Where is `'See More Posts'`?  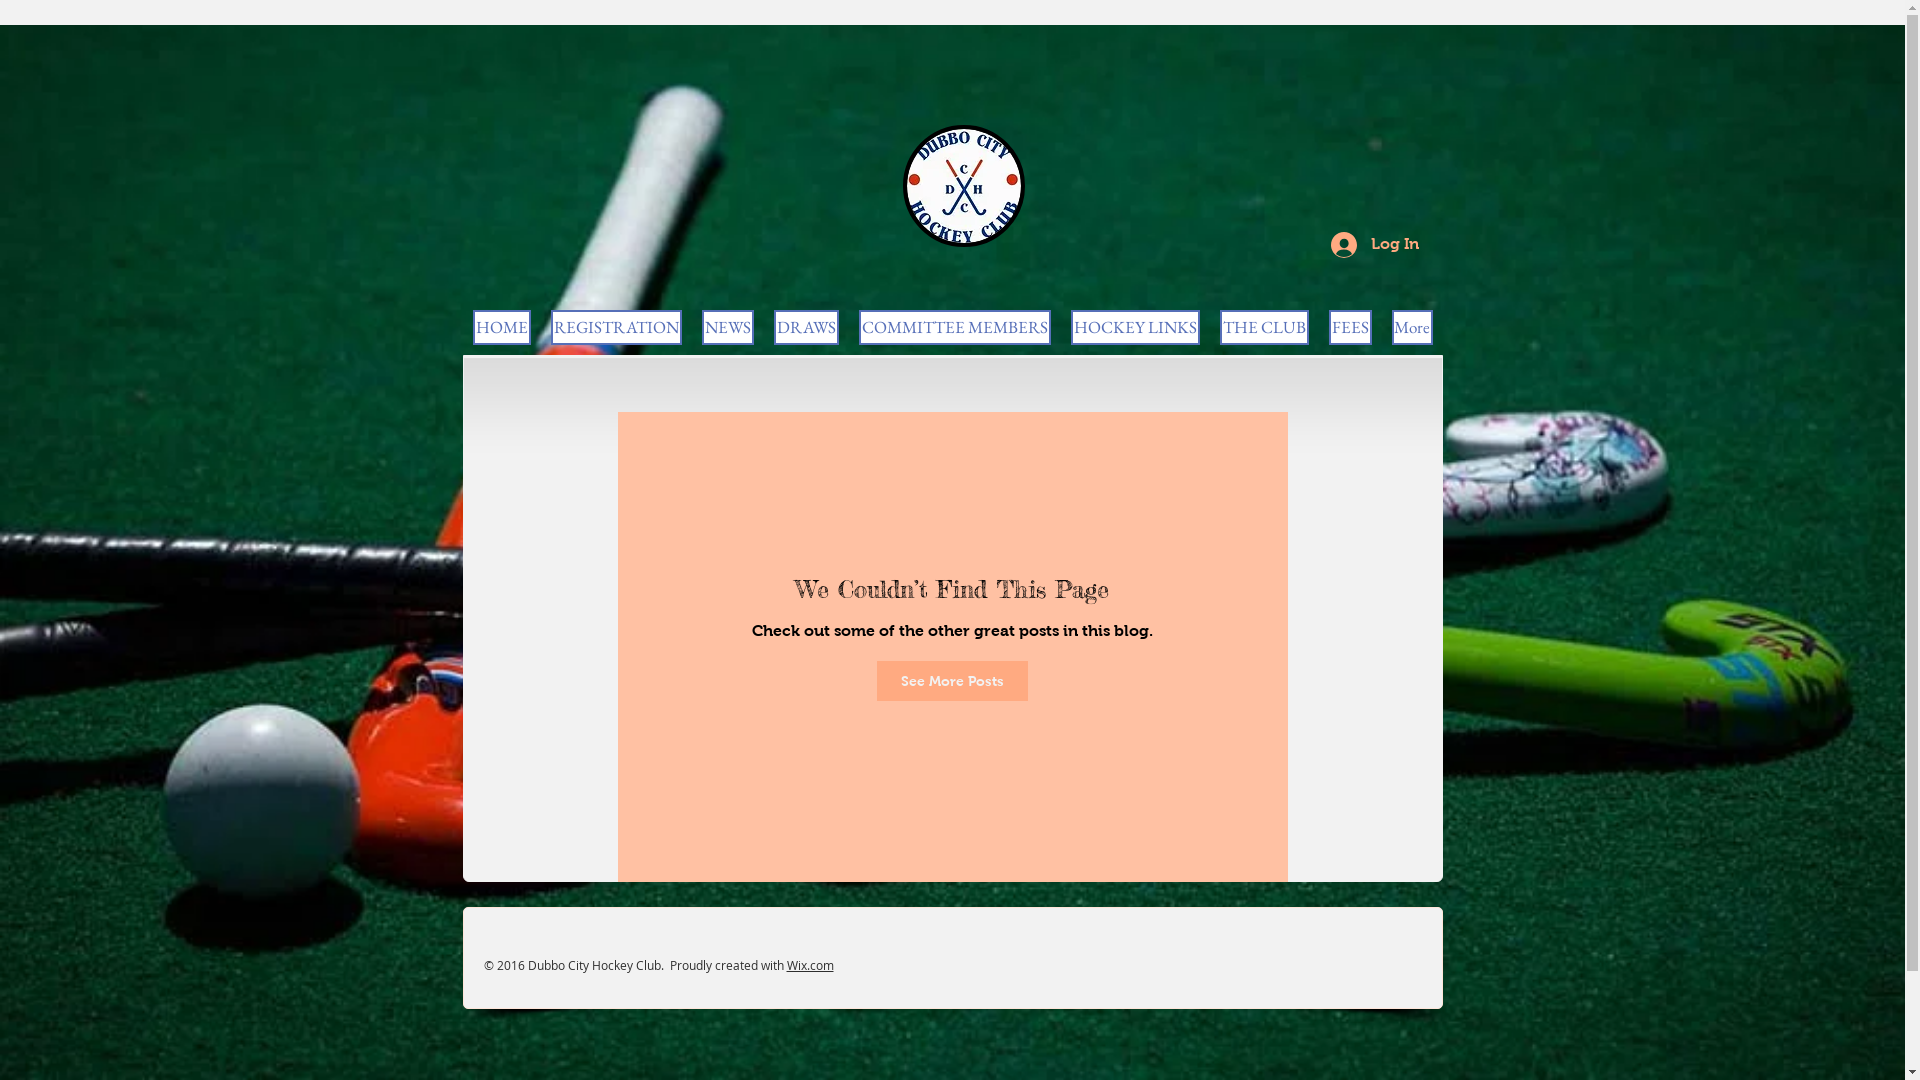 'See More Posts' is located at coordinates (877, 680).